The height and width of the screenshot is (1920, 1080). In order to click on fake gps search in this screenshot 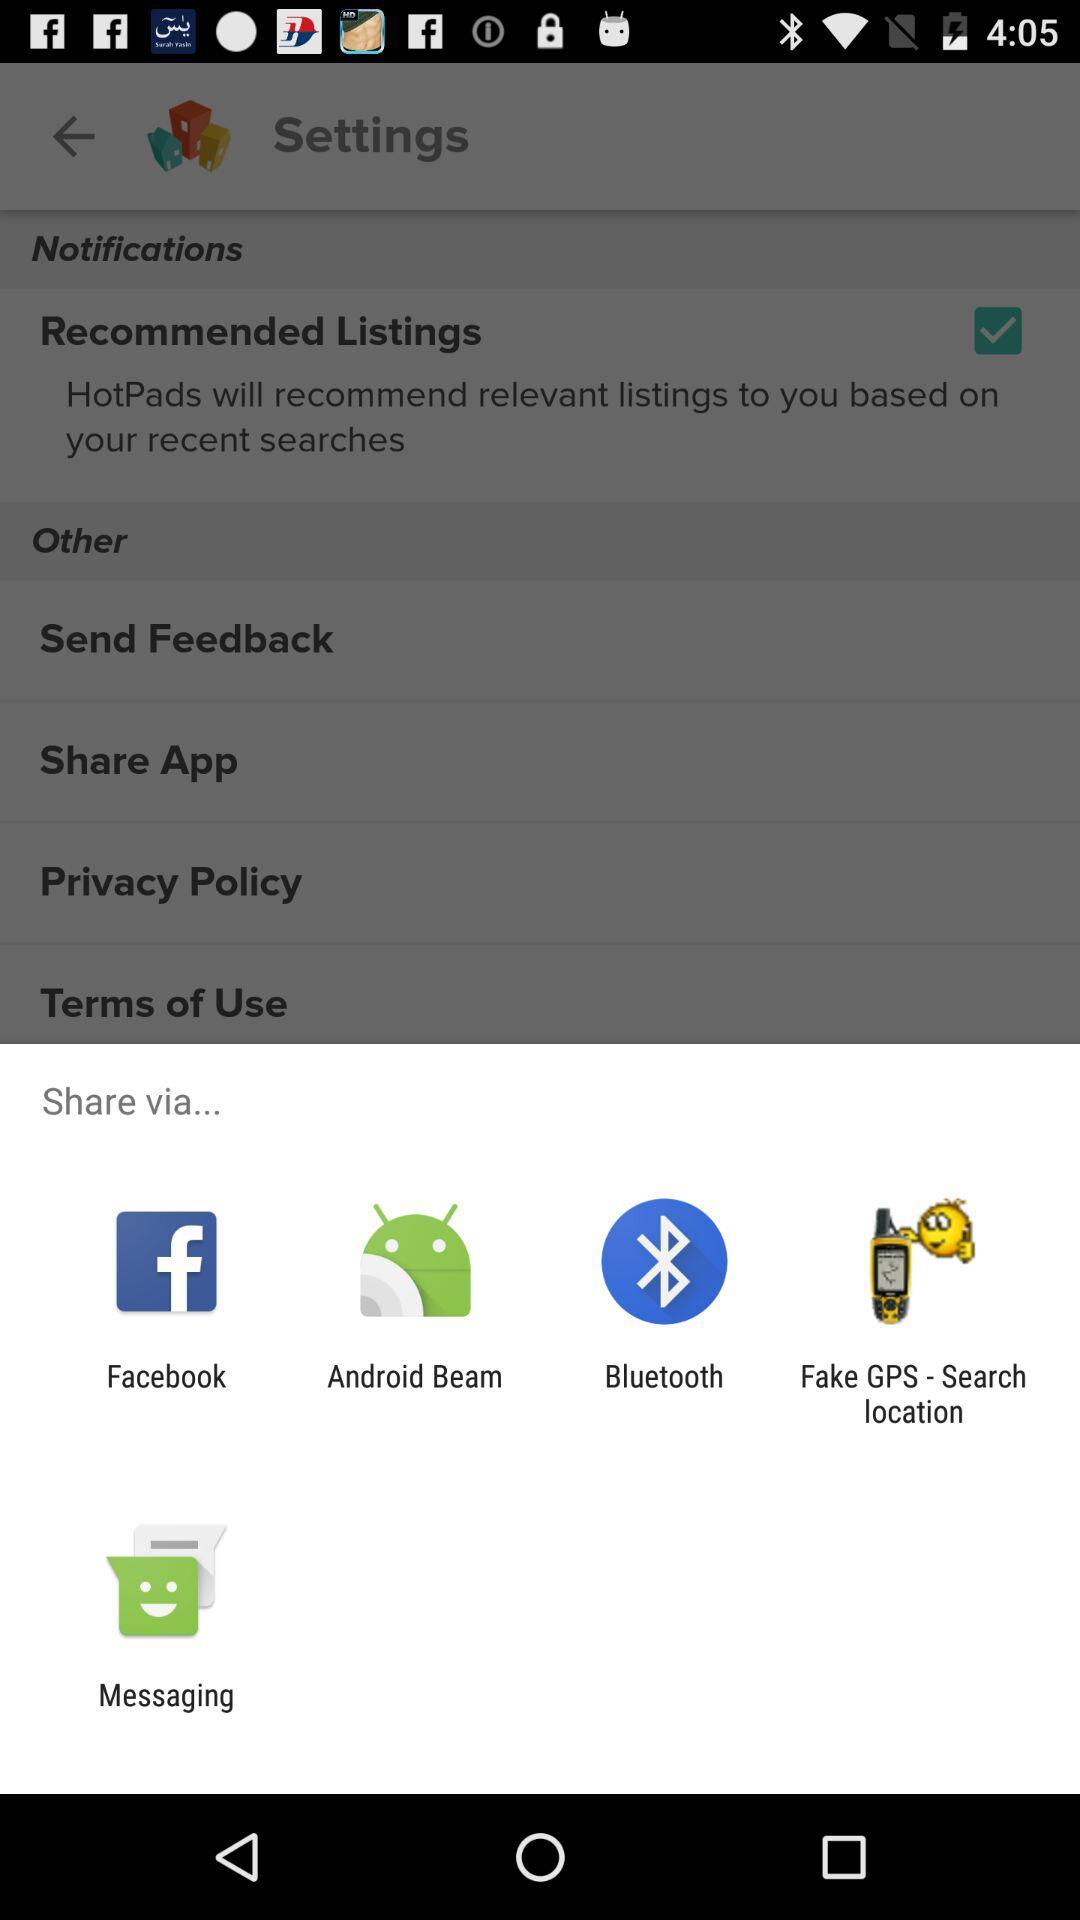, I will do `click(913, 1392)`.